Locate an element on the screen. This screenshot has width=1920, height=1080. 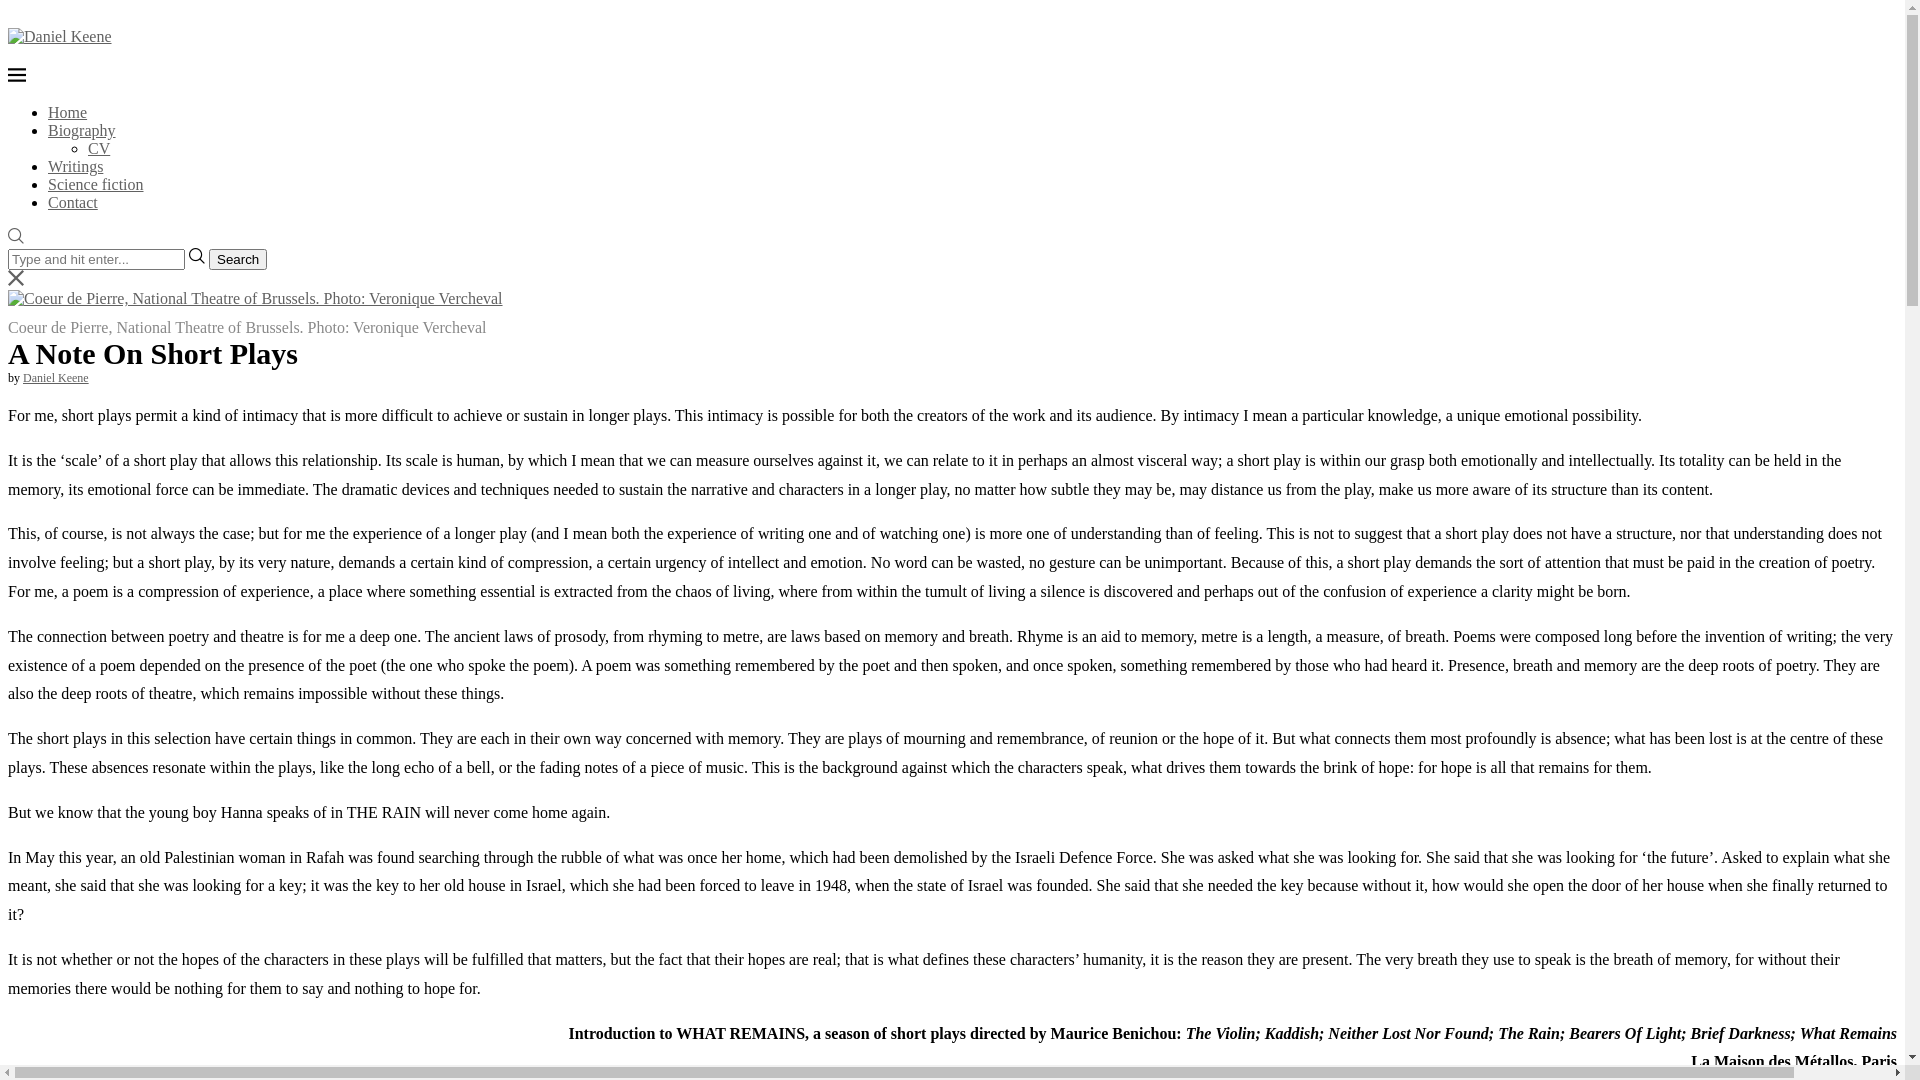
'Daniel Keene' is located at coordinates (56, 378).